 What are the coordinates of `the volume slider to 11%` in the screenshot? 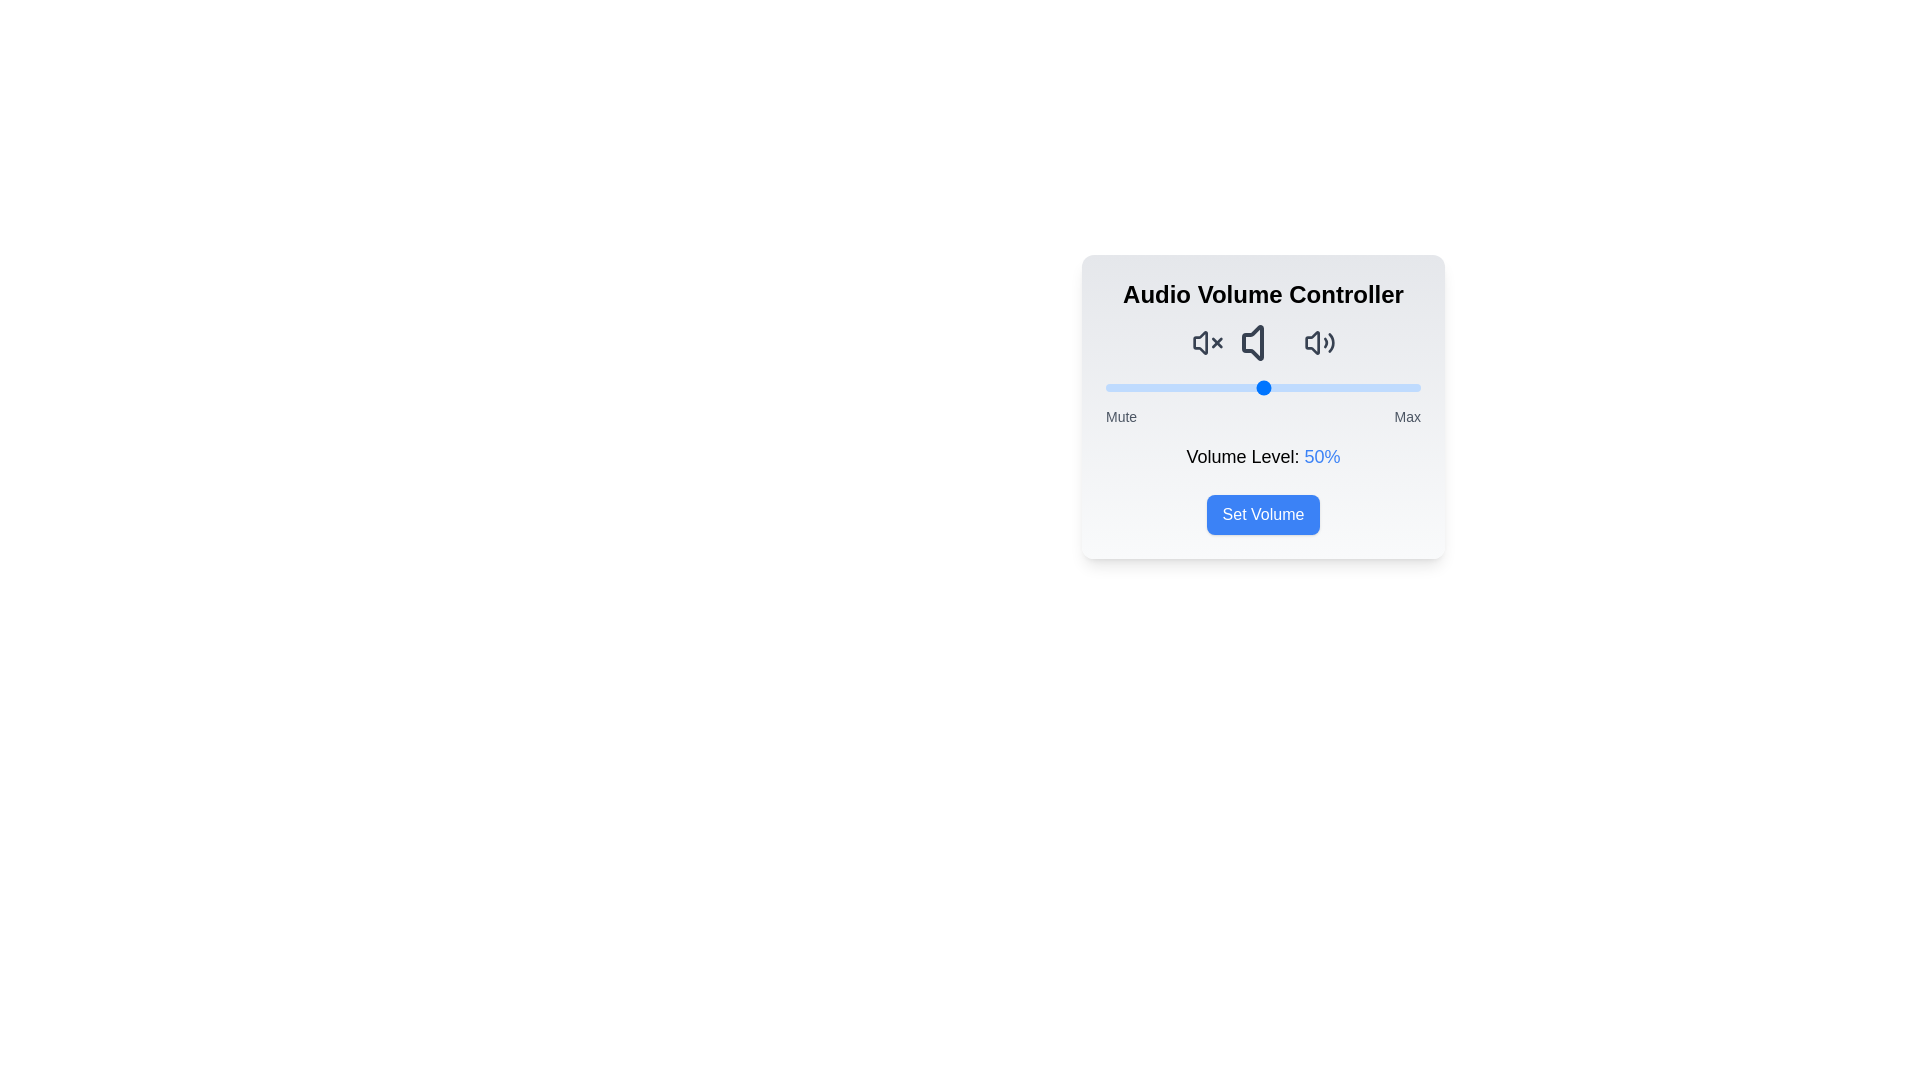 It's located at (1140, 388).